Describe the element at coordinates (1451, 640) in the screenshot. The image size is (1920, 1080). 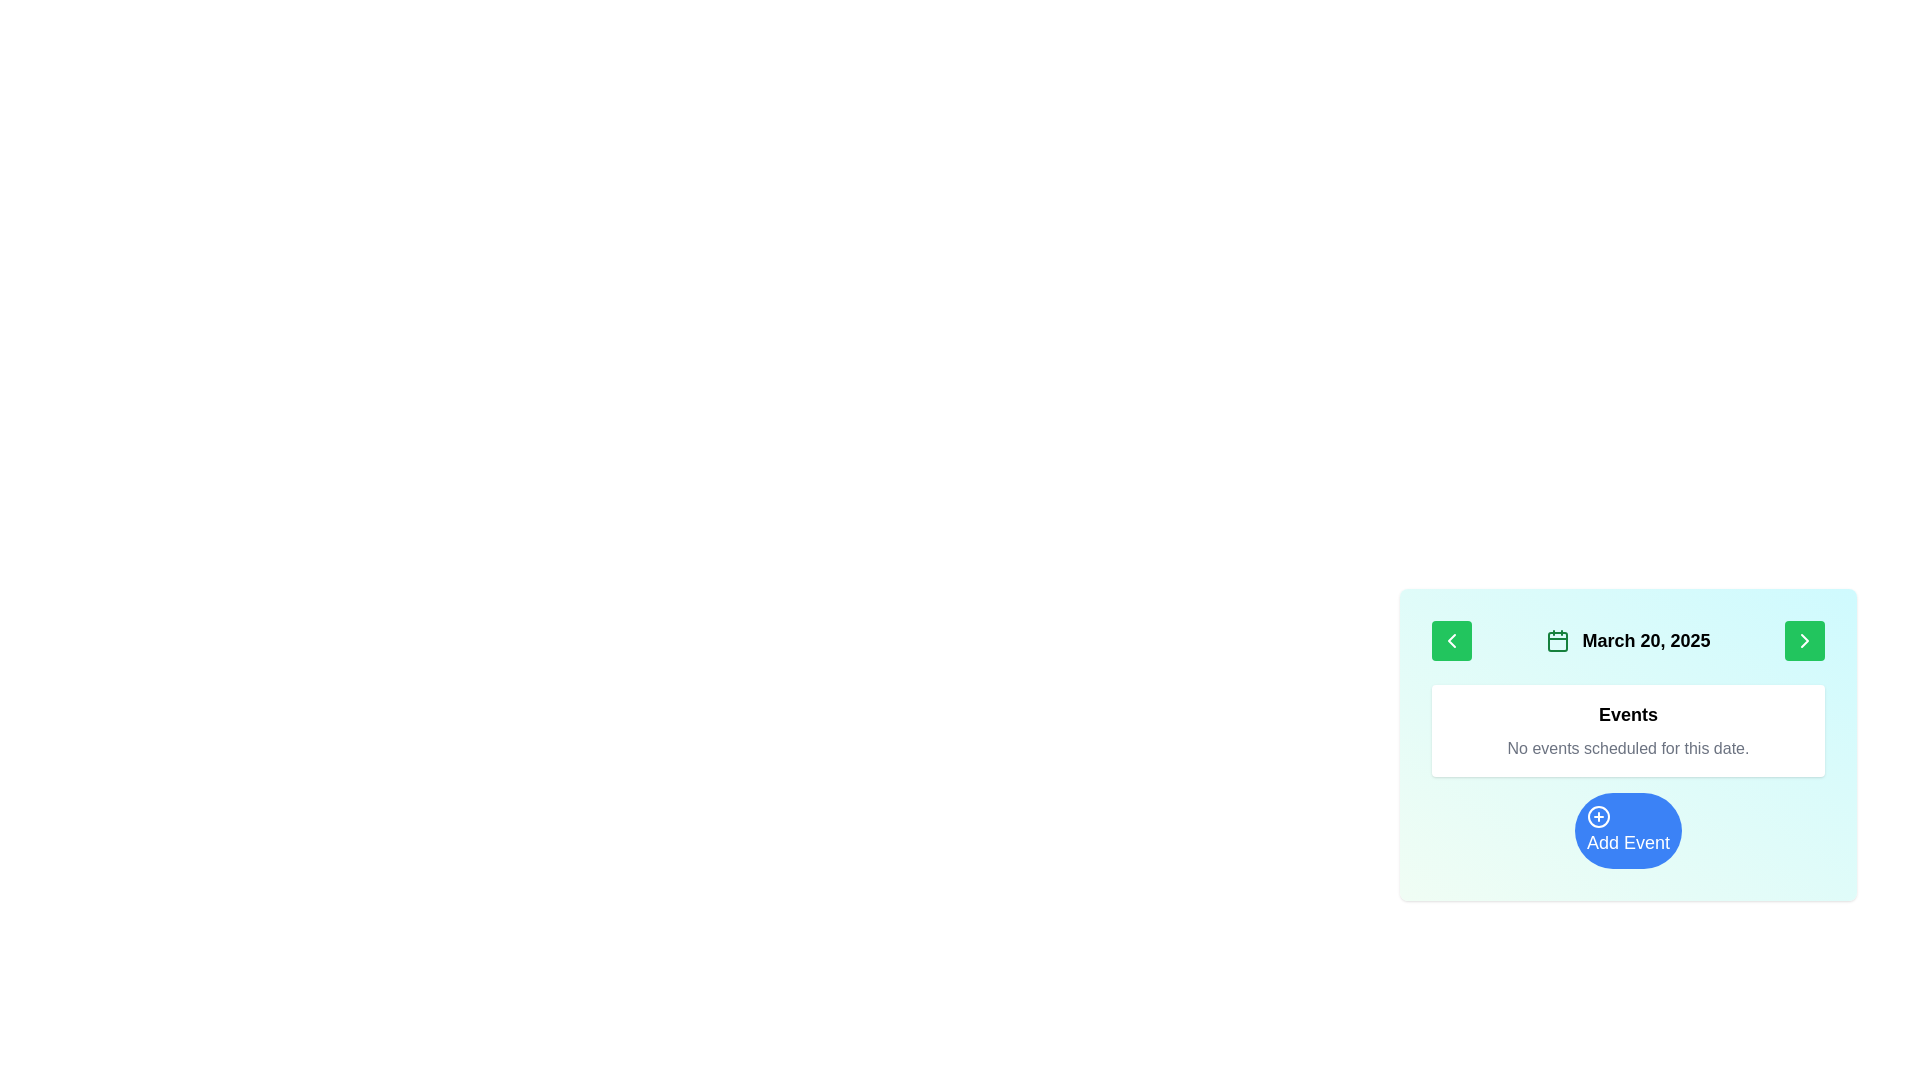
I see `the left-chevron icon in the navigation bar` at that location.